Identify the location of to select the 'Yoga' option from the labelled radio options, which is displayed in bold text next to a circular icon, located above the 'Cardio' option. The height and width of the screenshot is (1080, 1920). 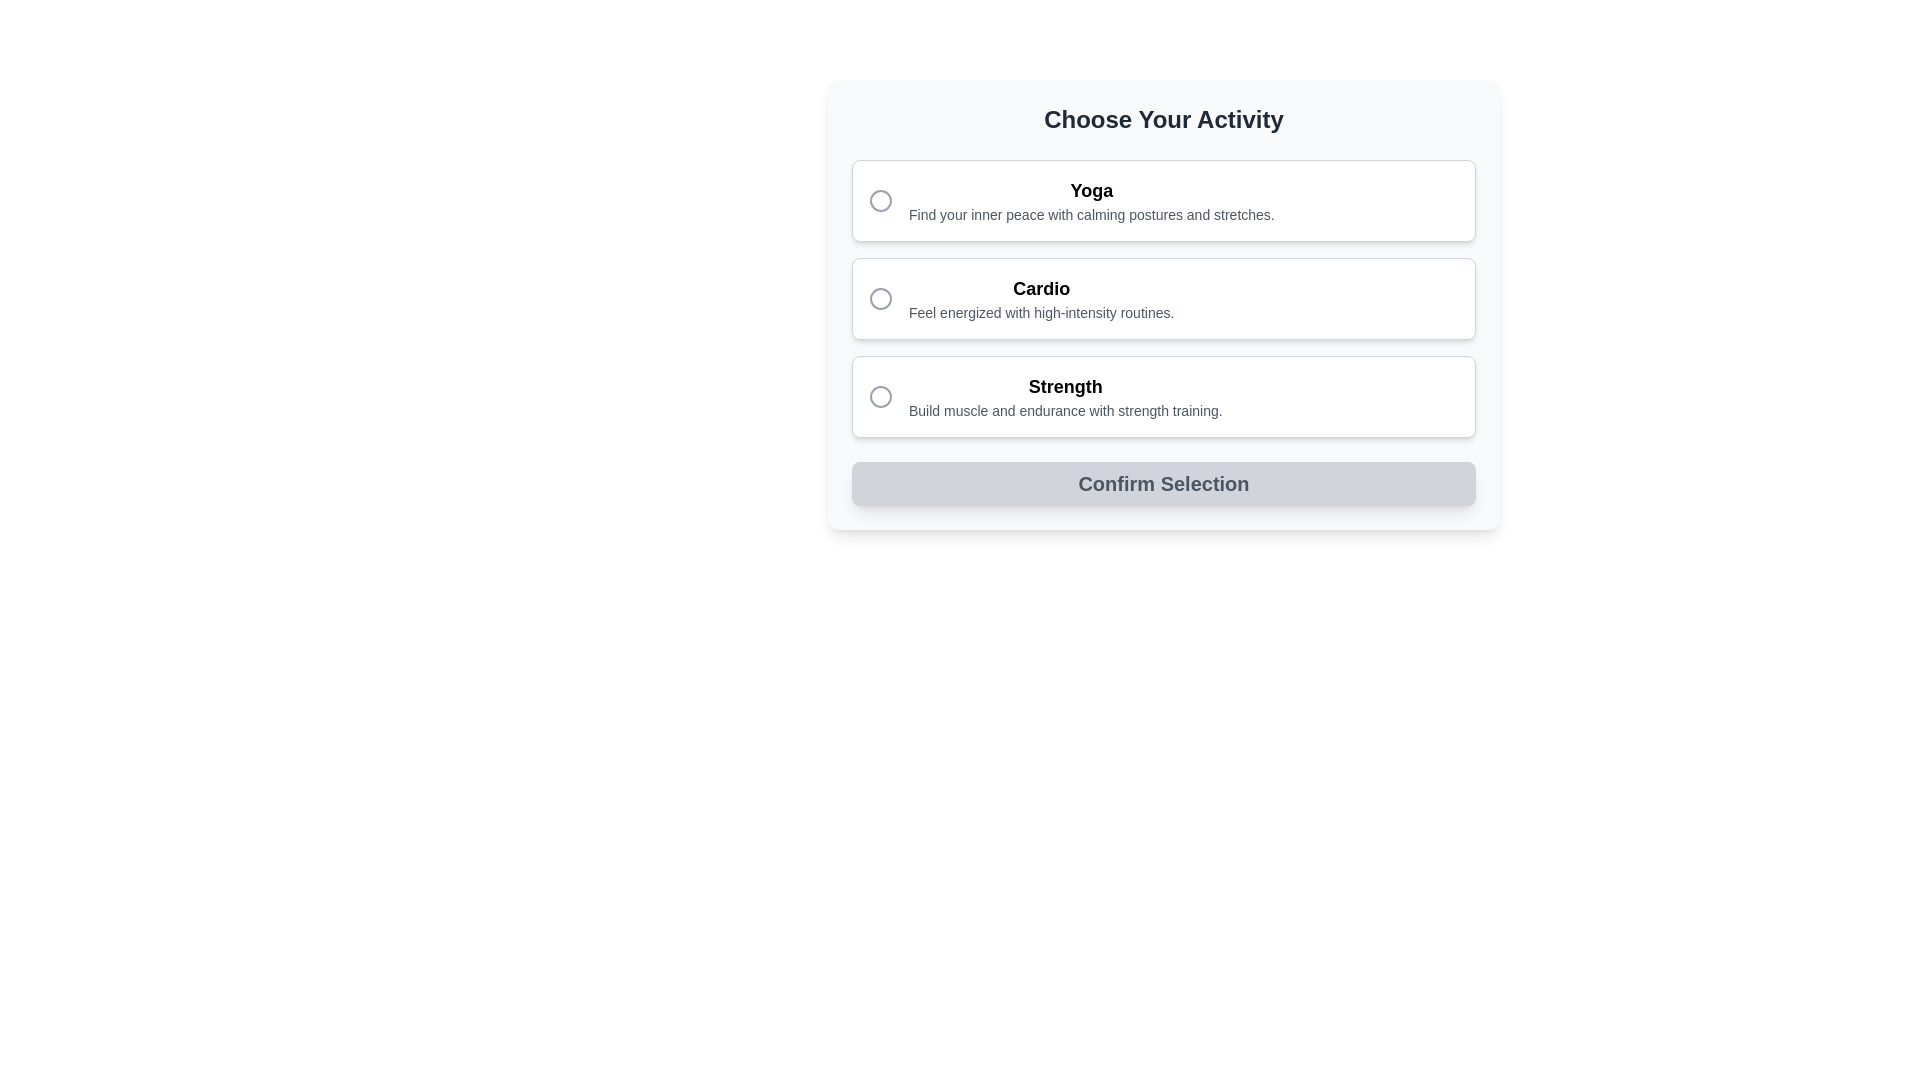
(1070, 200).